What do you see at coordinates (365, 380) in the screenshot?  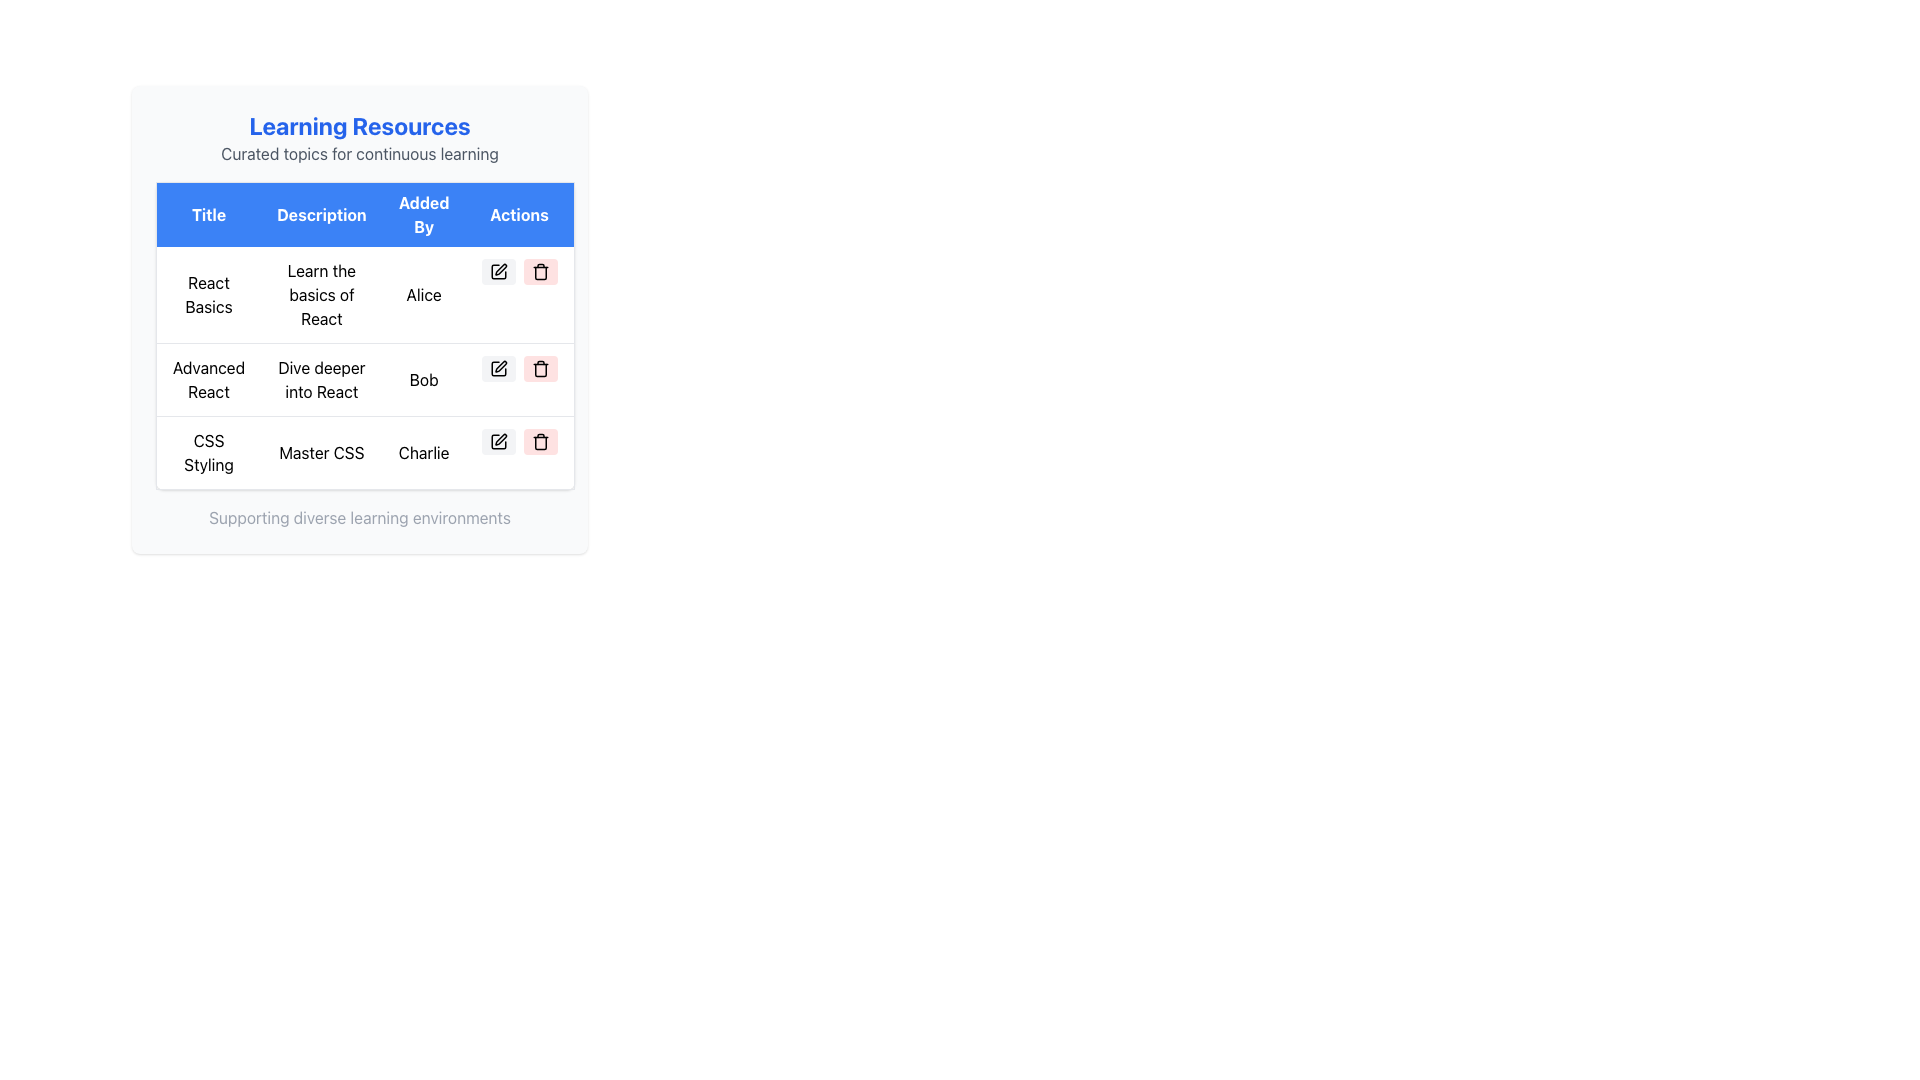 I see `the middle row of the table containing the title 'Advanced React', the description 'Dive deeper into React', and the contributor name 'Bob' using keyboard or mouse actions` at bounding box center [365, 380].